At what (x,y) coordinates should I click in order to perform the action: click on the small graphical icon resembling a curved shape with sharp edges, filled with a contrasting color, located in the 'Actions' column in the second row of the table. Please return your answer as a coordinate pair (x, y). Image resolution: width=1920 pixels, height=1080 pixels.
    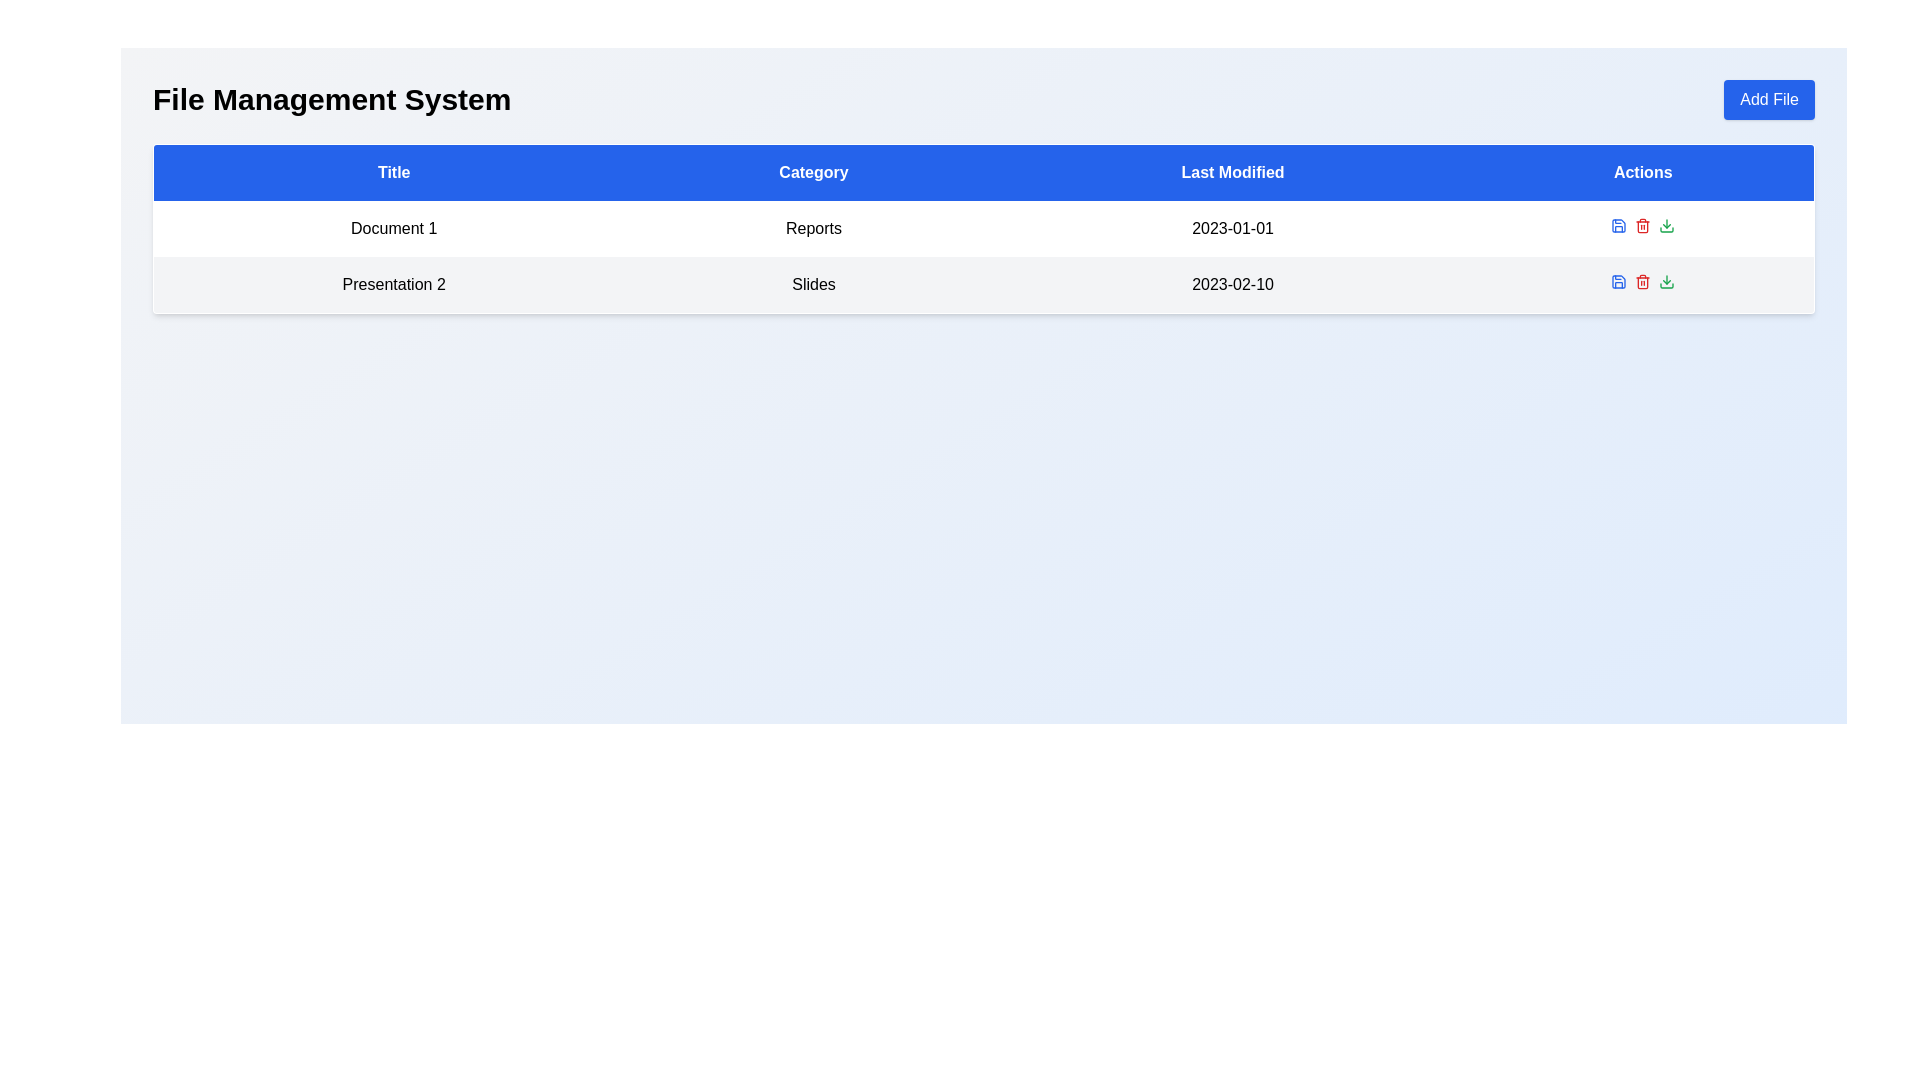
    Looking at the image, I should click on (1619, 225).